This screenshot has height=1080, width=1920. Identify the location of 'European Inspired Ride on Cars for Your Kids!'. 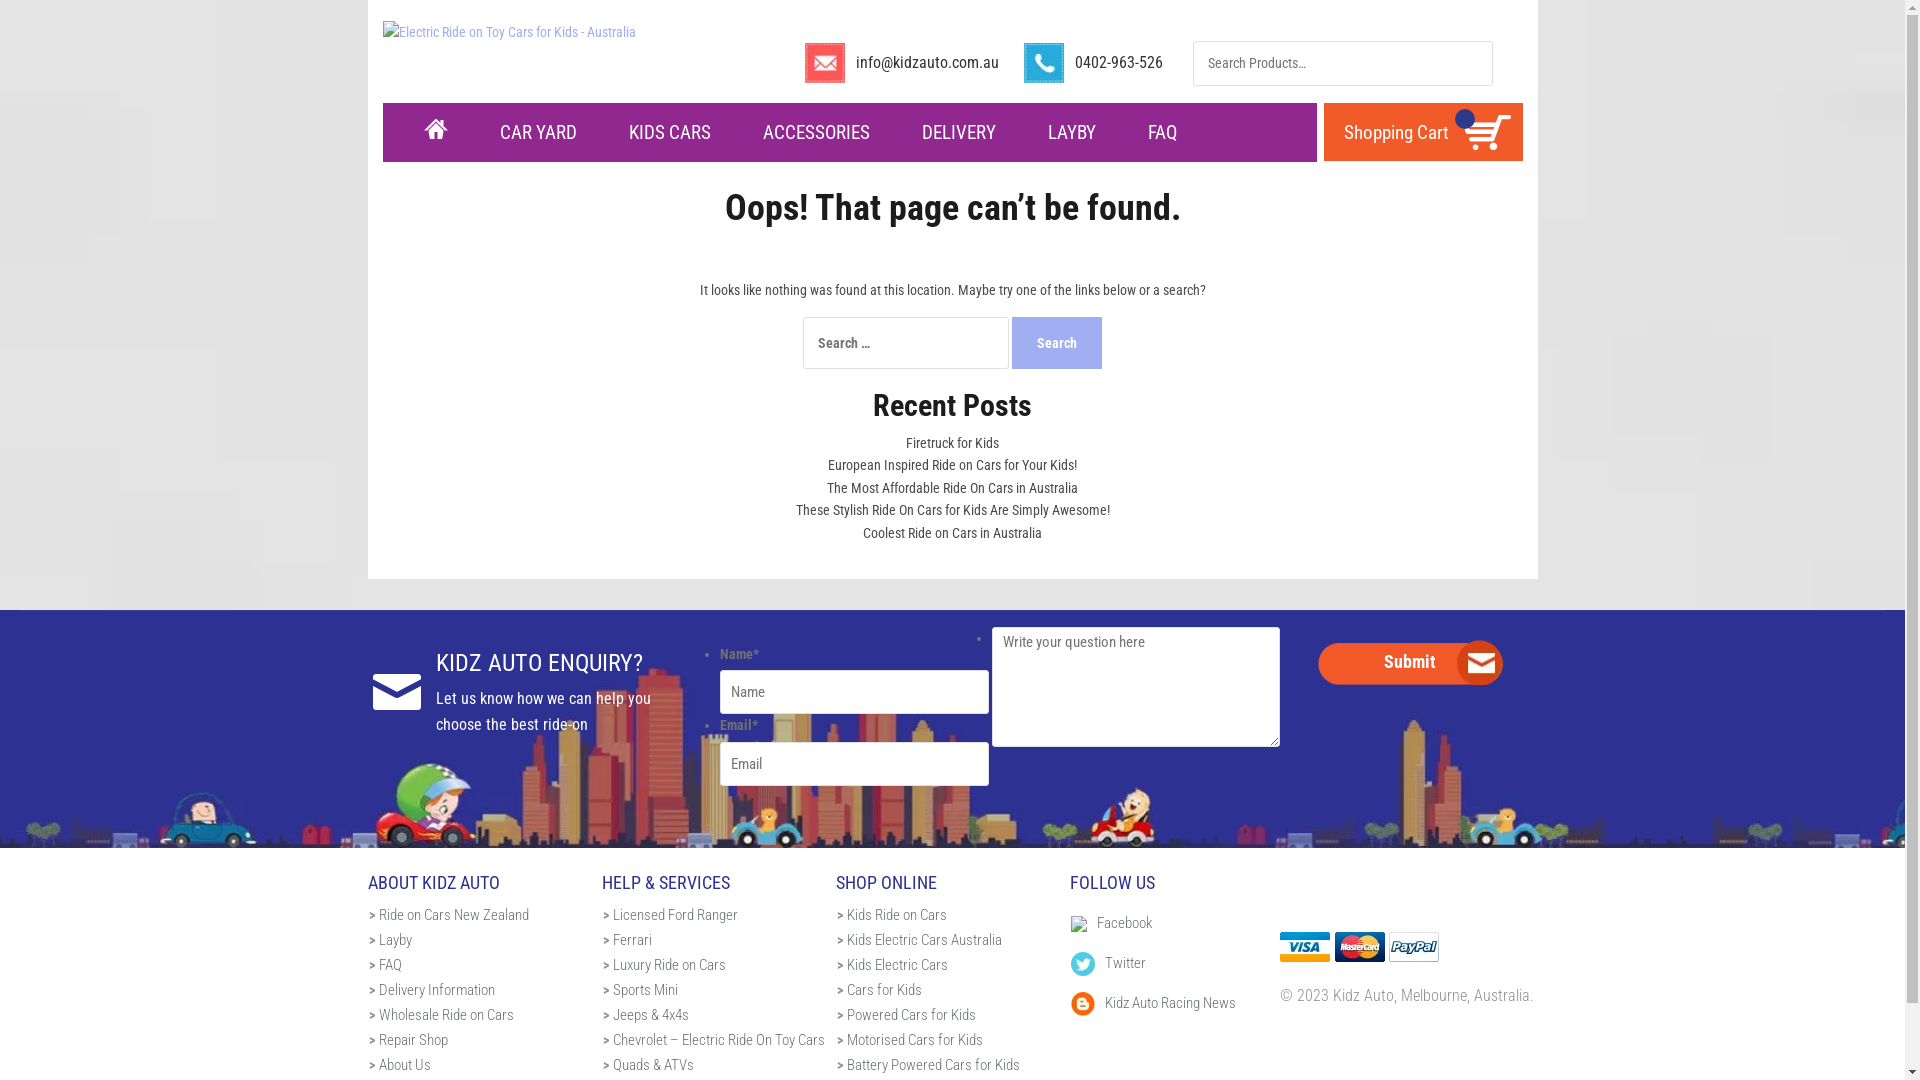
(828, 465).